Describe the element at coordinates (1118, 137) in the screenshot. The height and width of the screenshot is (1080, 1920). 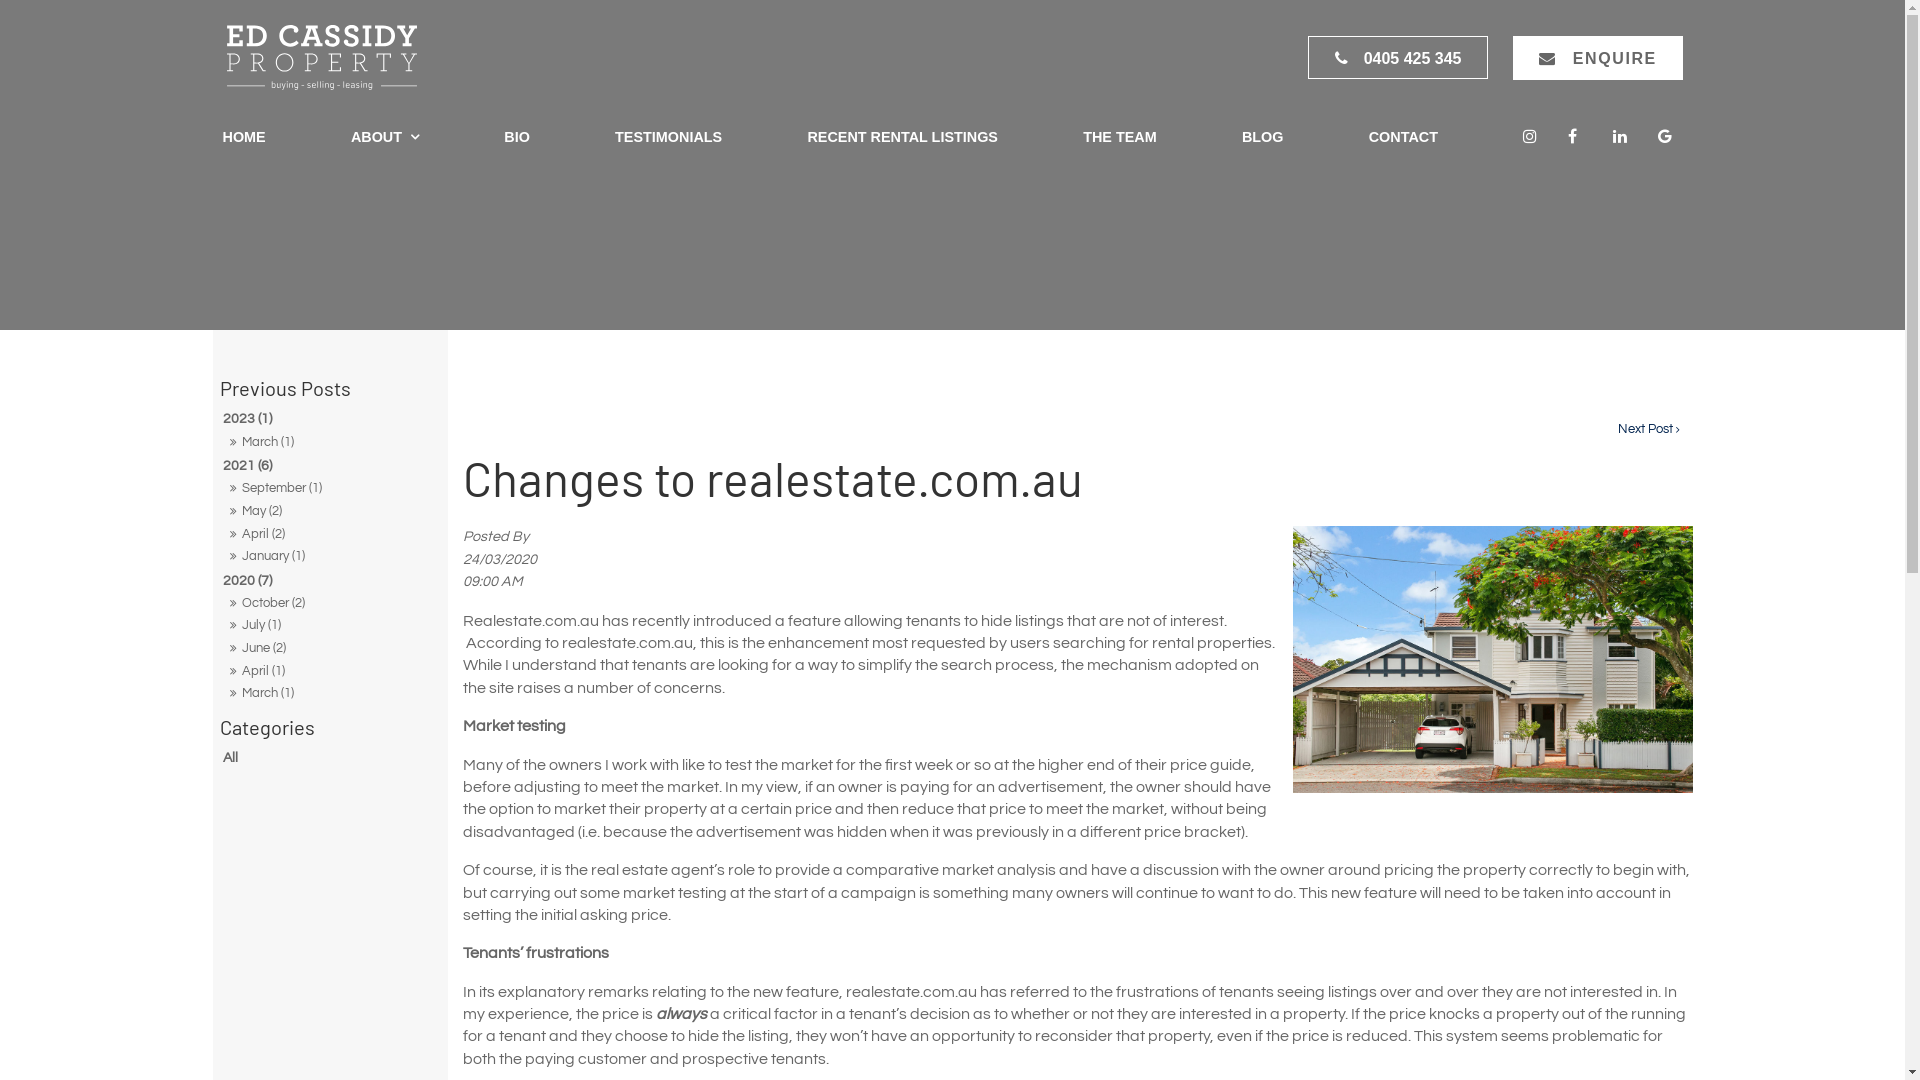
I see `'THE TEAM'` at that location.